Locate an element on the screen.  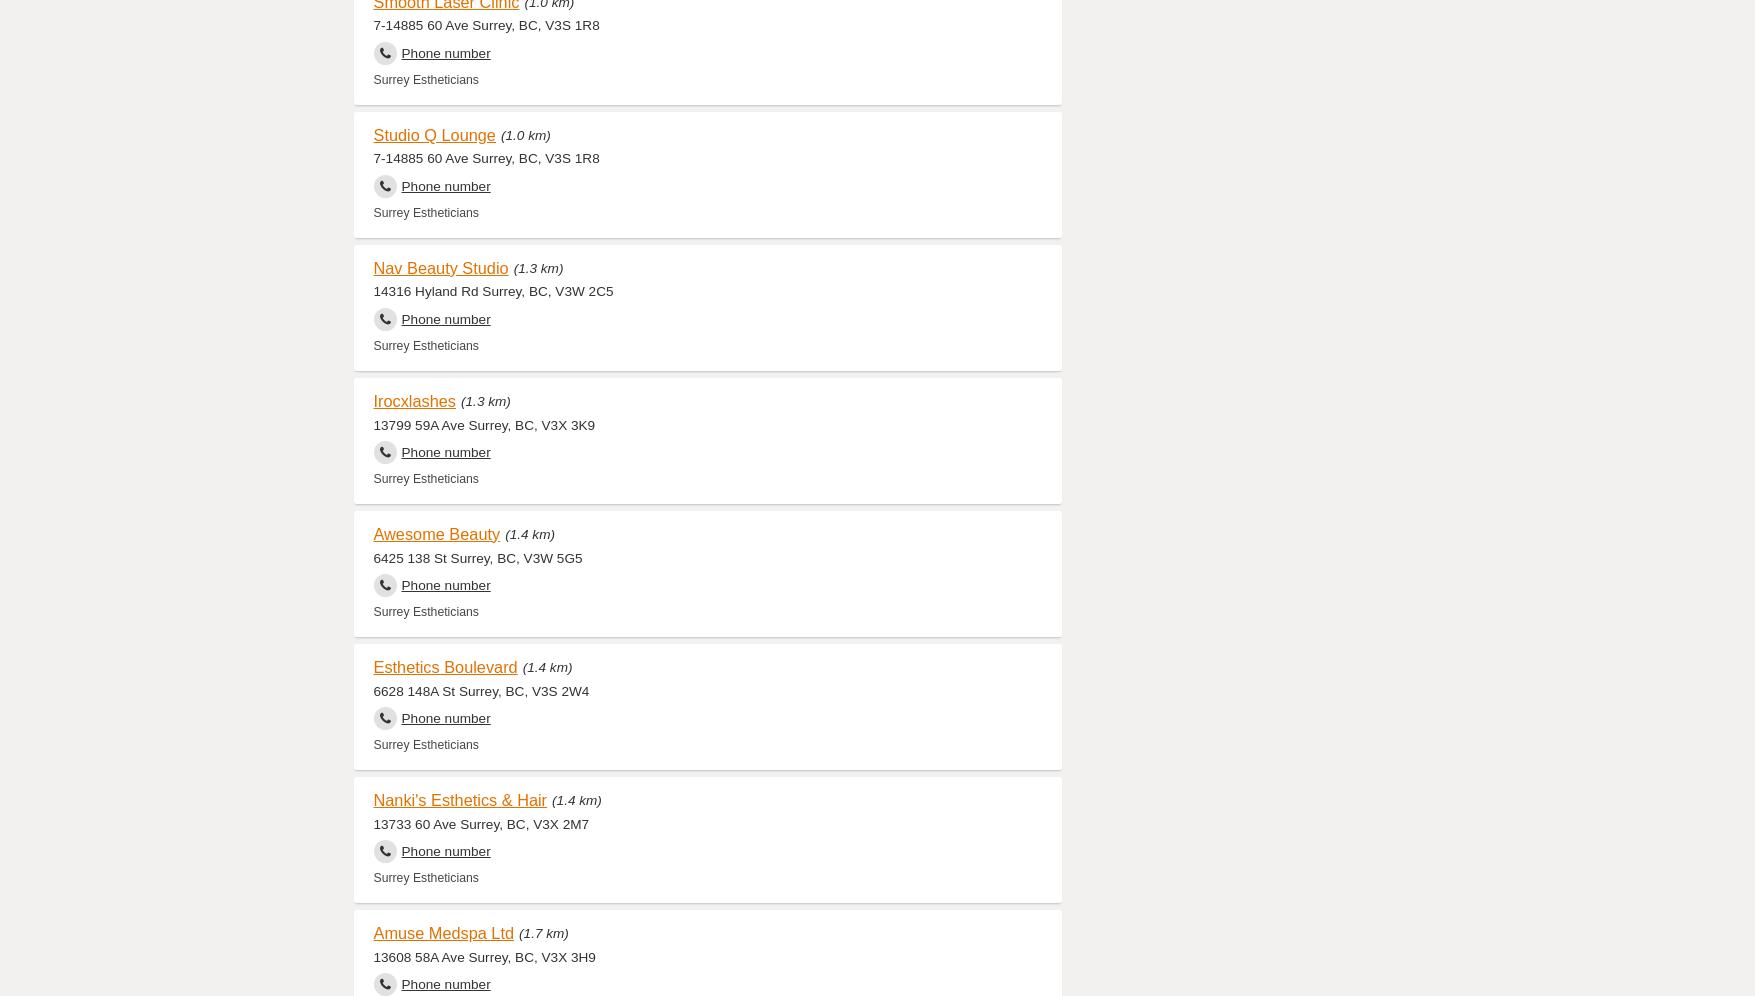
'13799 59A Ave Surrey, BC, V3X 3K9' is located at coordinates (484, 424).